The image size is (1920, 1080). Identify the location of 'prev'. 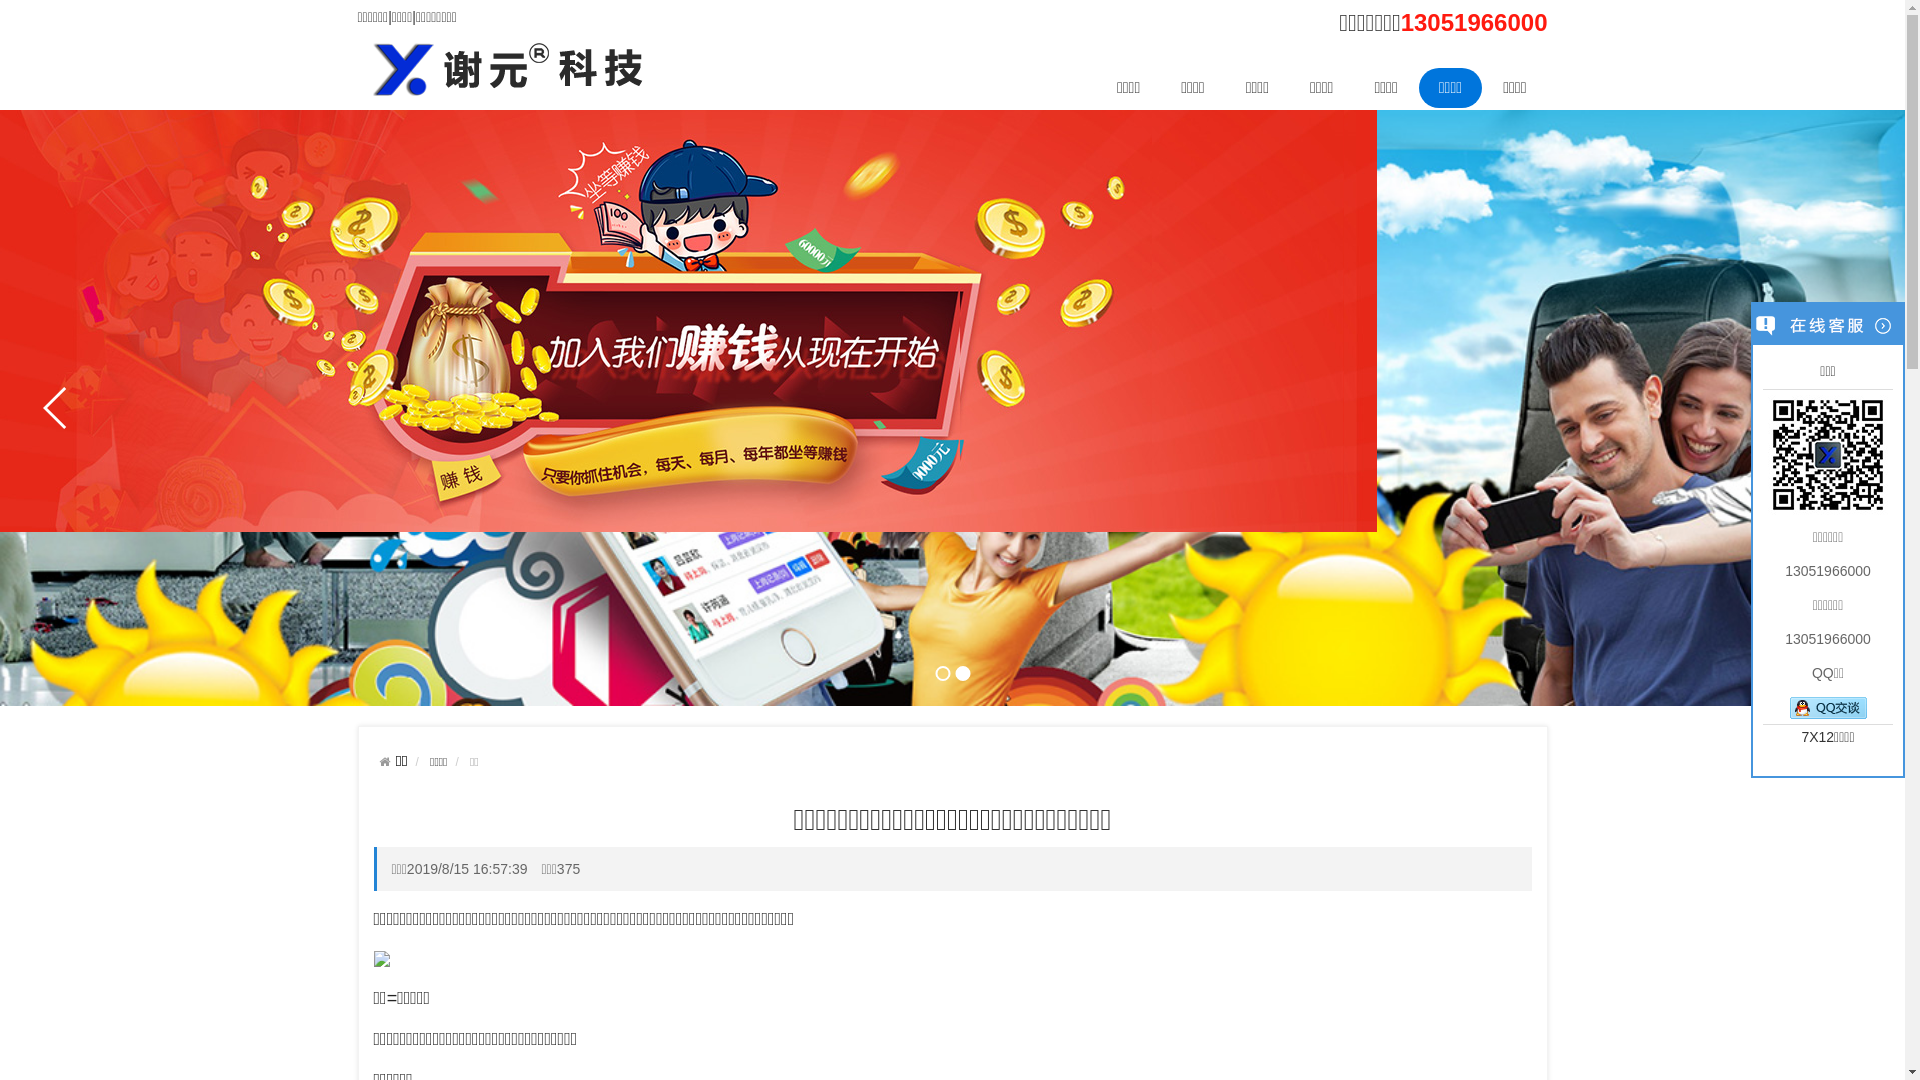
(56, 407).